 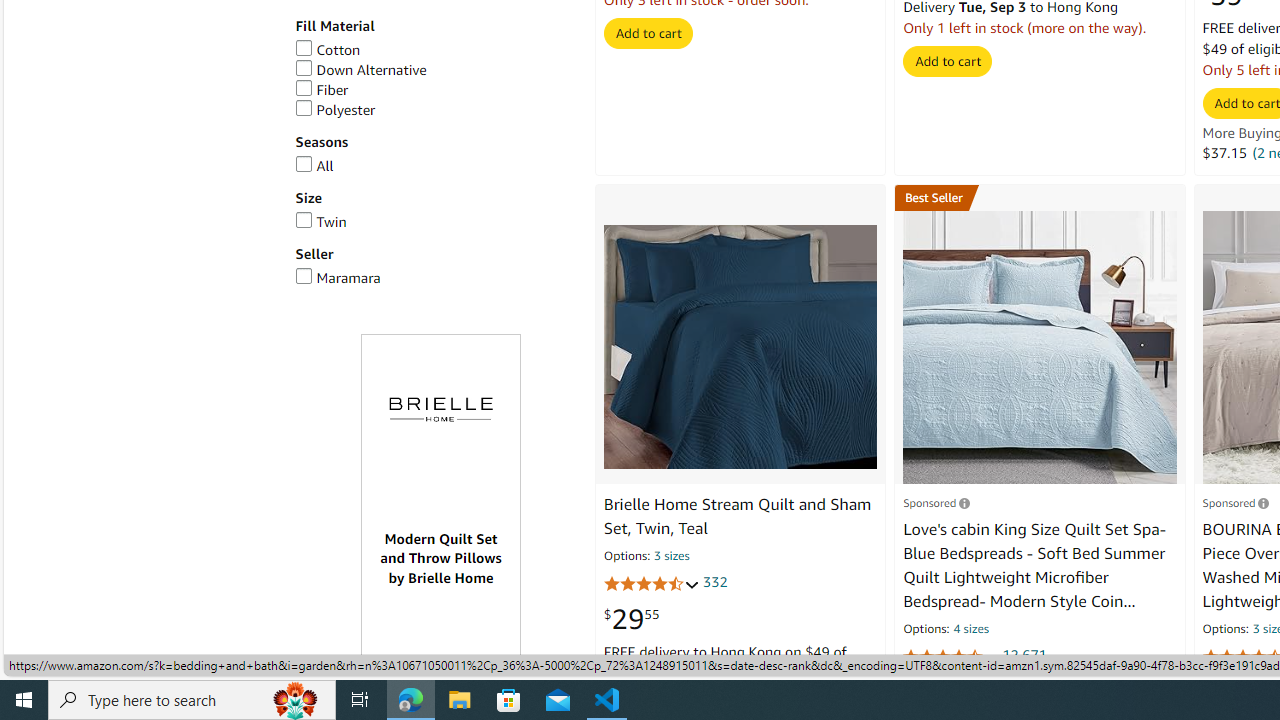 What do you see at coordinates (337, 277) in the screenshot?
I see `'Maramara'` at bounding box center [337, 277].